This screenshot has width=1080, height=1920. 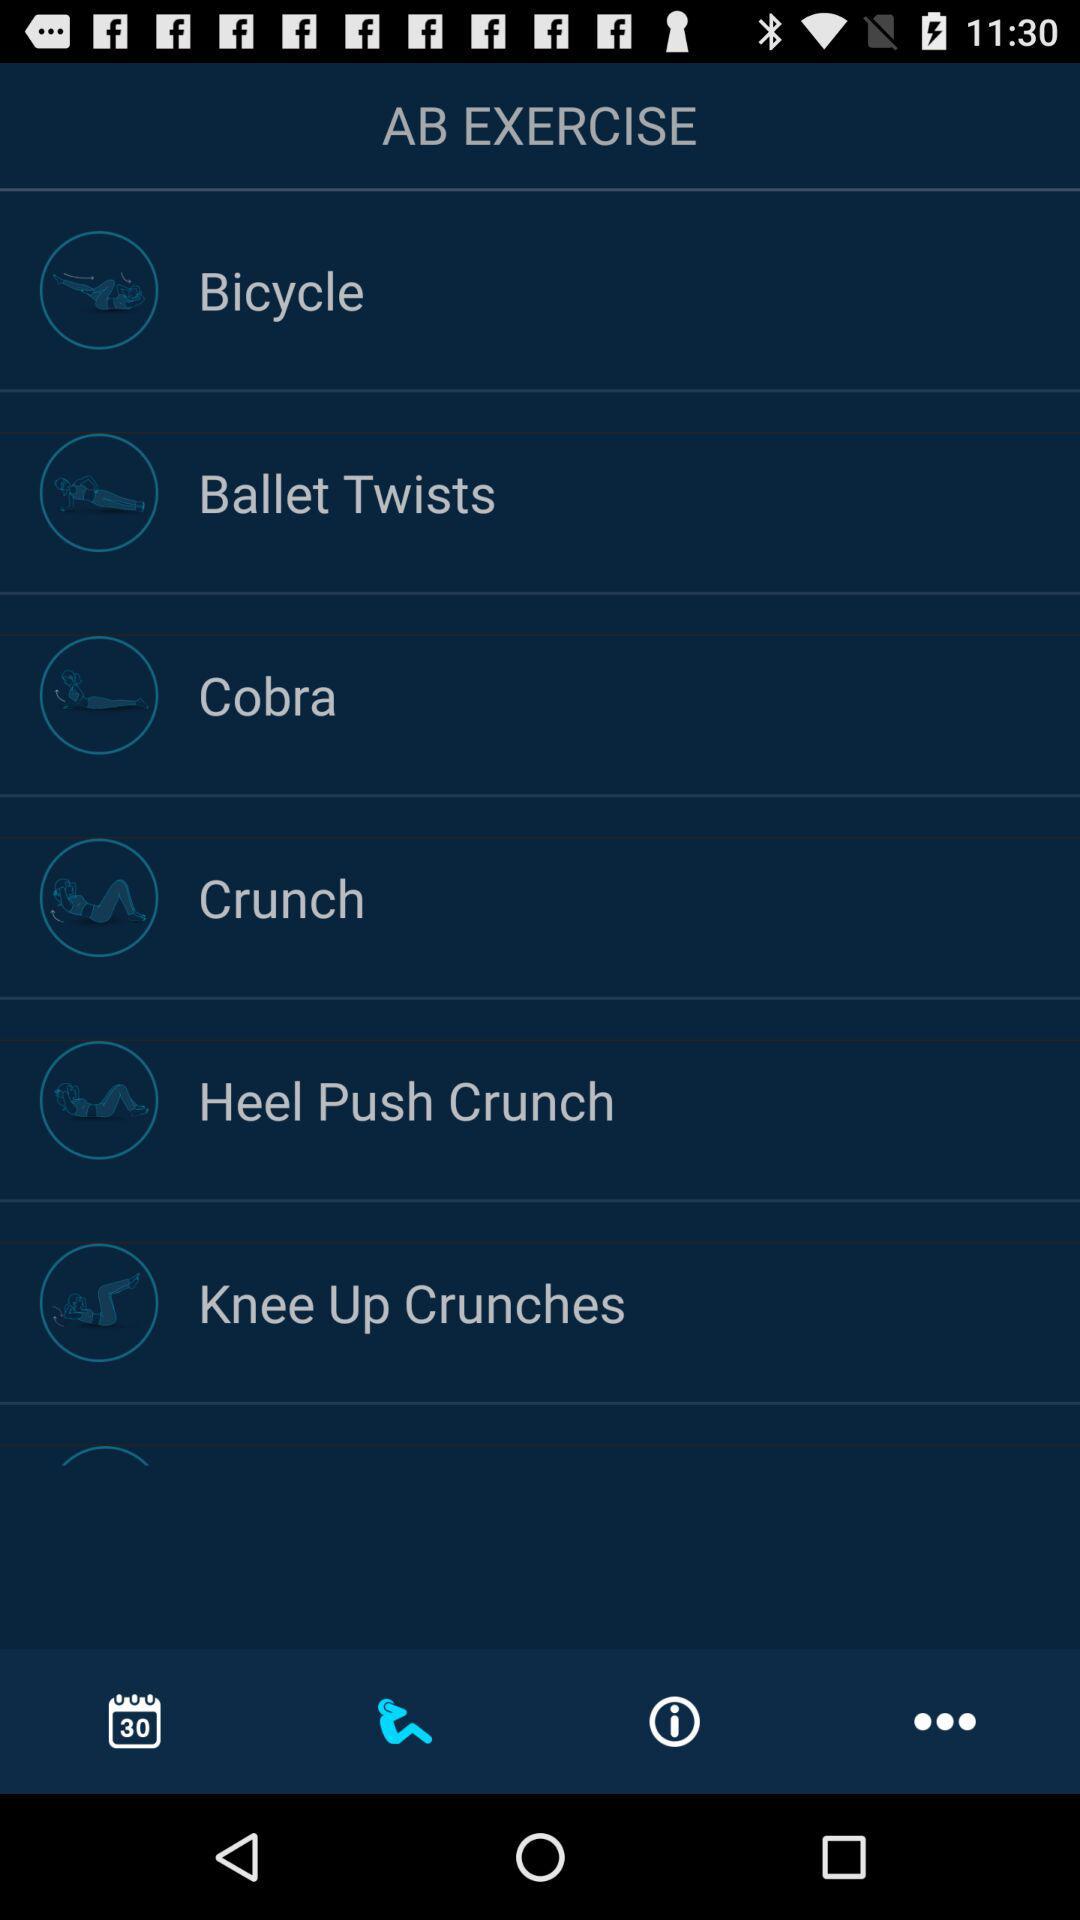 What do you see at coordinates (639, 288) in the screenshot?
I see `the bicycle icon` at bounding box center [639, 288].